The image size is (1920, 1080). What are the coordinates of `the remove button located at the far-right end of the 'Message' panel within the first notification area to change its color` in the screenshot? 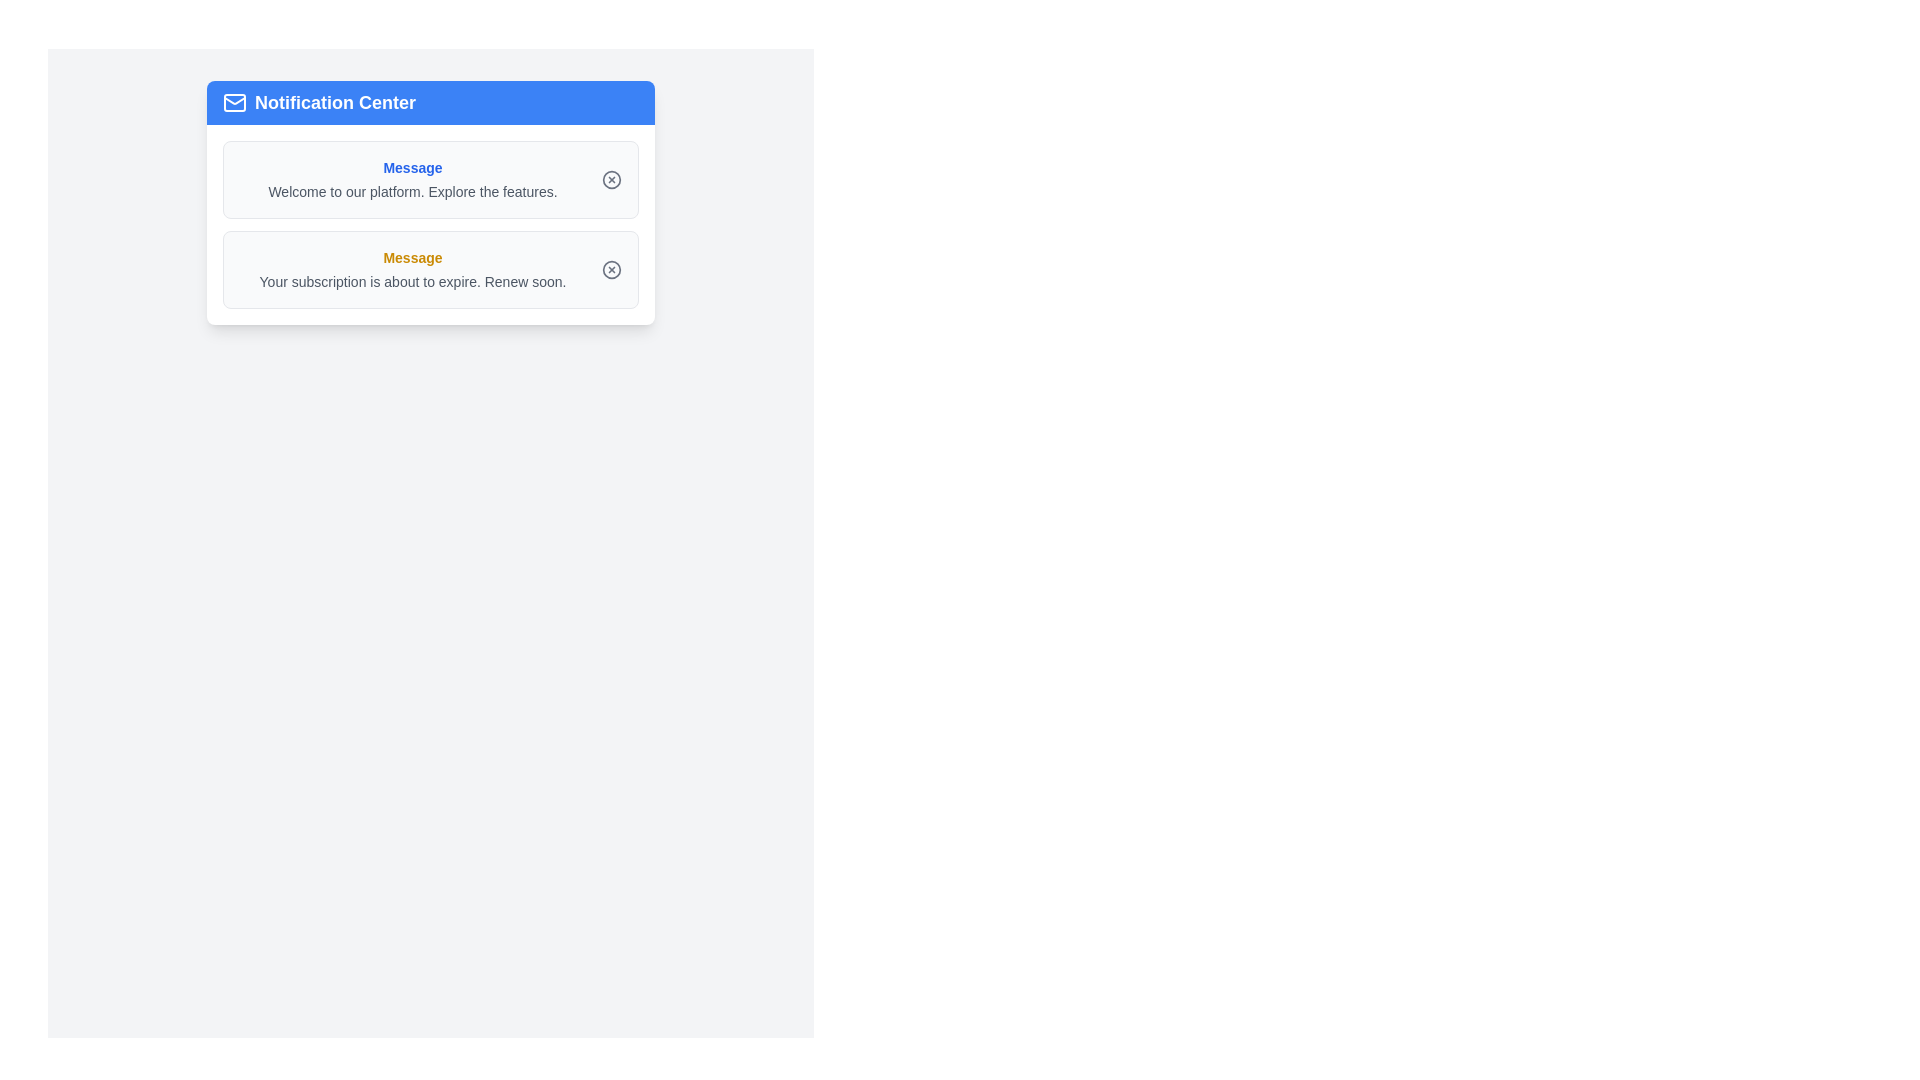 It's located at (610, 180).